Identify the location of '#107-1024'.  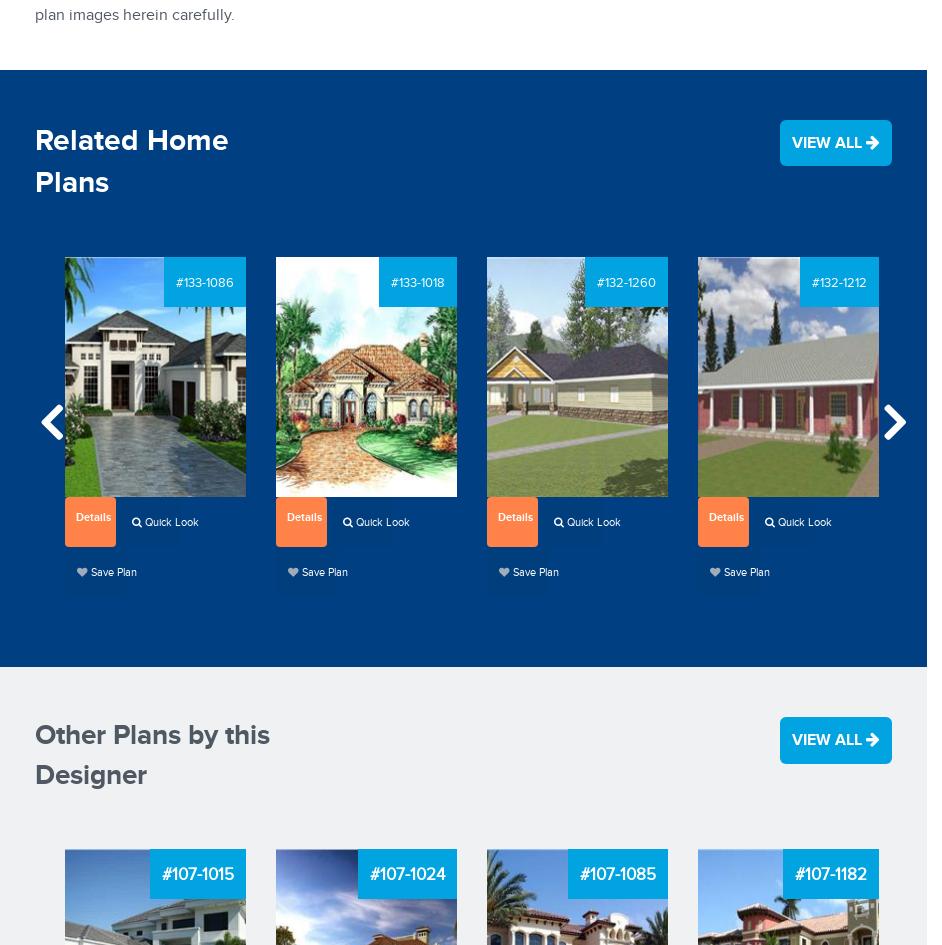
(407, 874).